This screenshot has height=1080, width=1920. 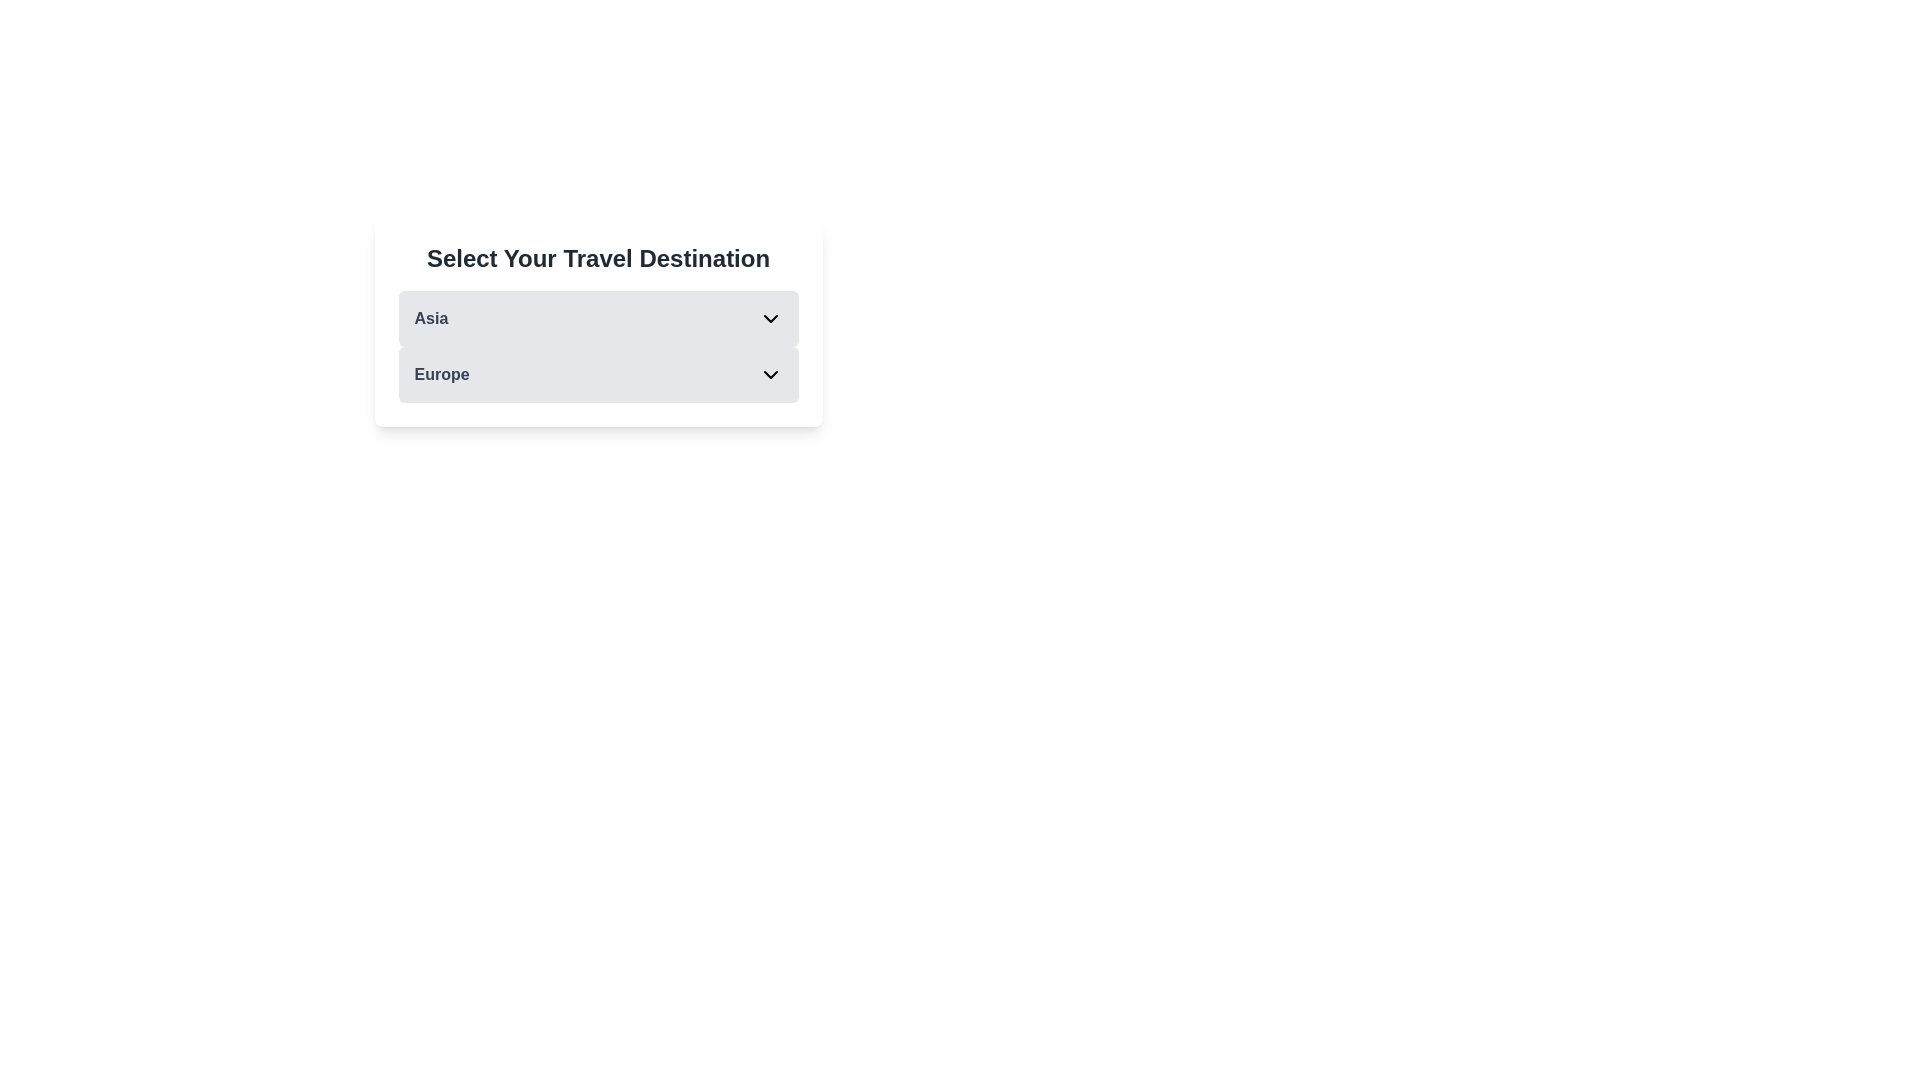 I want to click on the downward arrow next to the 'Europe' option in the dropdown selector for selecting a travel destination, so click(x=597, y=346).